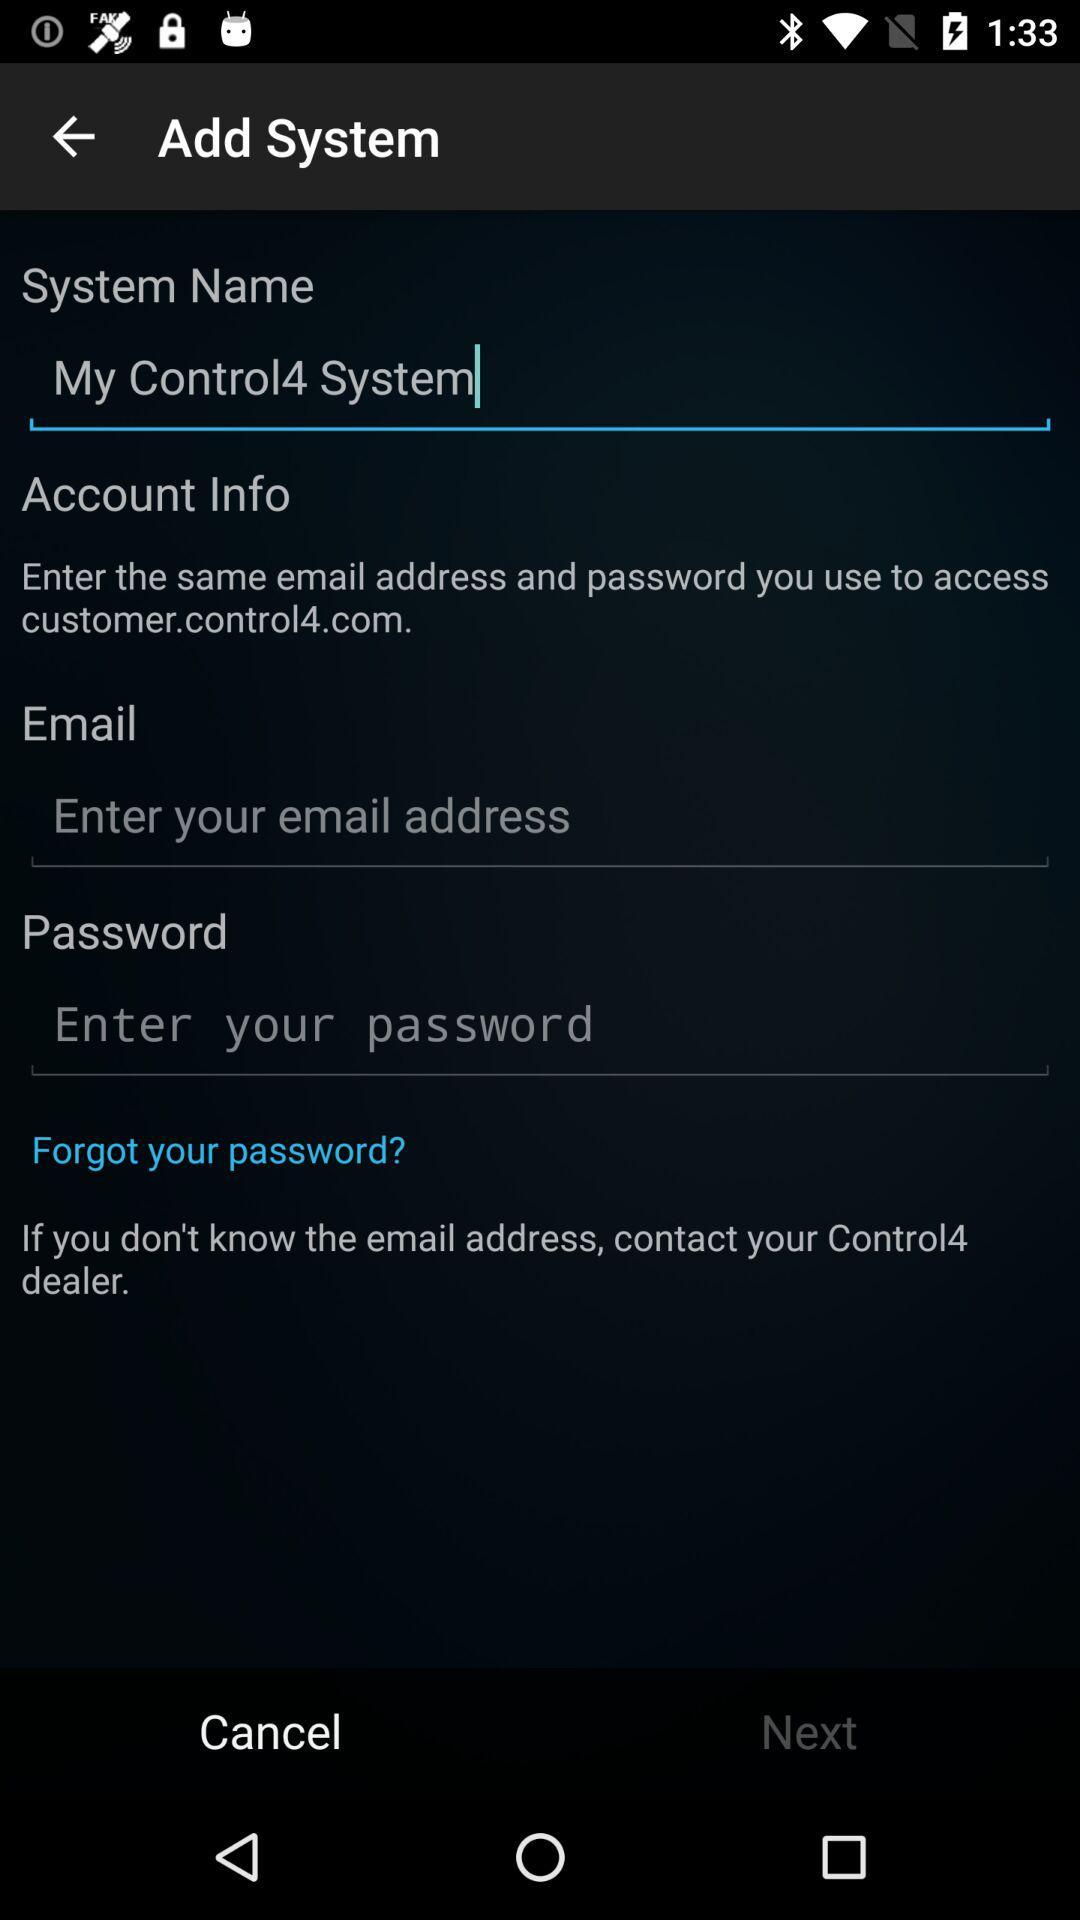 The width and height of the screenshot is (1080, 1920). Describe the element at coordinates (218, 1148) in the screenshot. I see `forgot your password` at that location.